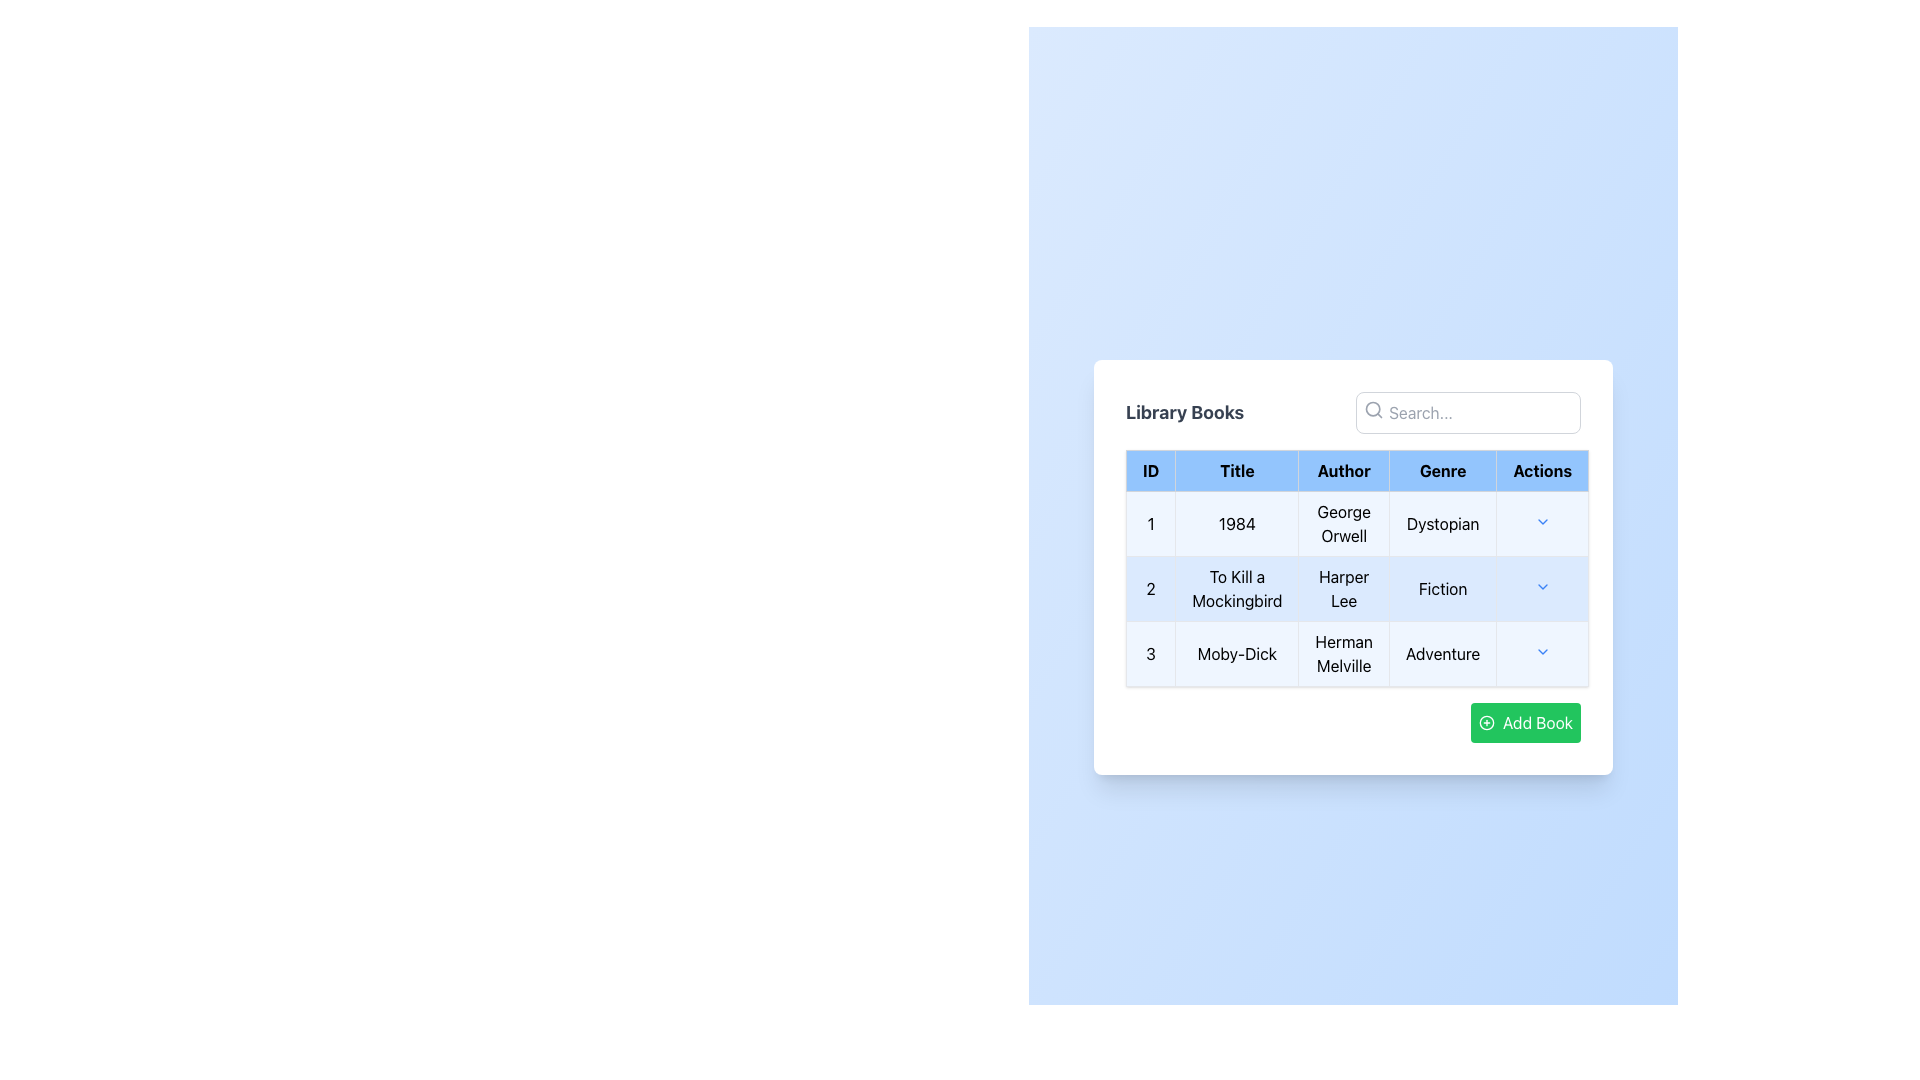 This screenshot has height=1080, width=1920. What do you see at coordinates (1236, 522) in the screenshot?
I see `the text display element that shows '1984' within a bordered rectangular cell, located in the 'Title' column of the table, positioned between '1' and 'George Orwell'` at bounding box center [1236, 522].